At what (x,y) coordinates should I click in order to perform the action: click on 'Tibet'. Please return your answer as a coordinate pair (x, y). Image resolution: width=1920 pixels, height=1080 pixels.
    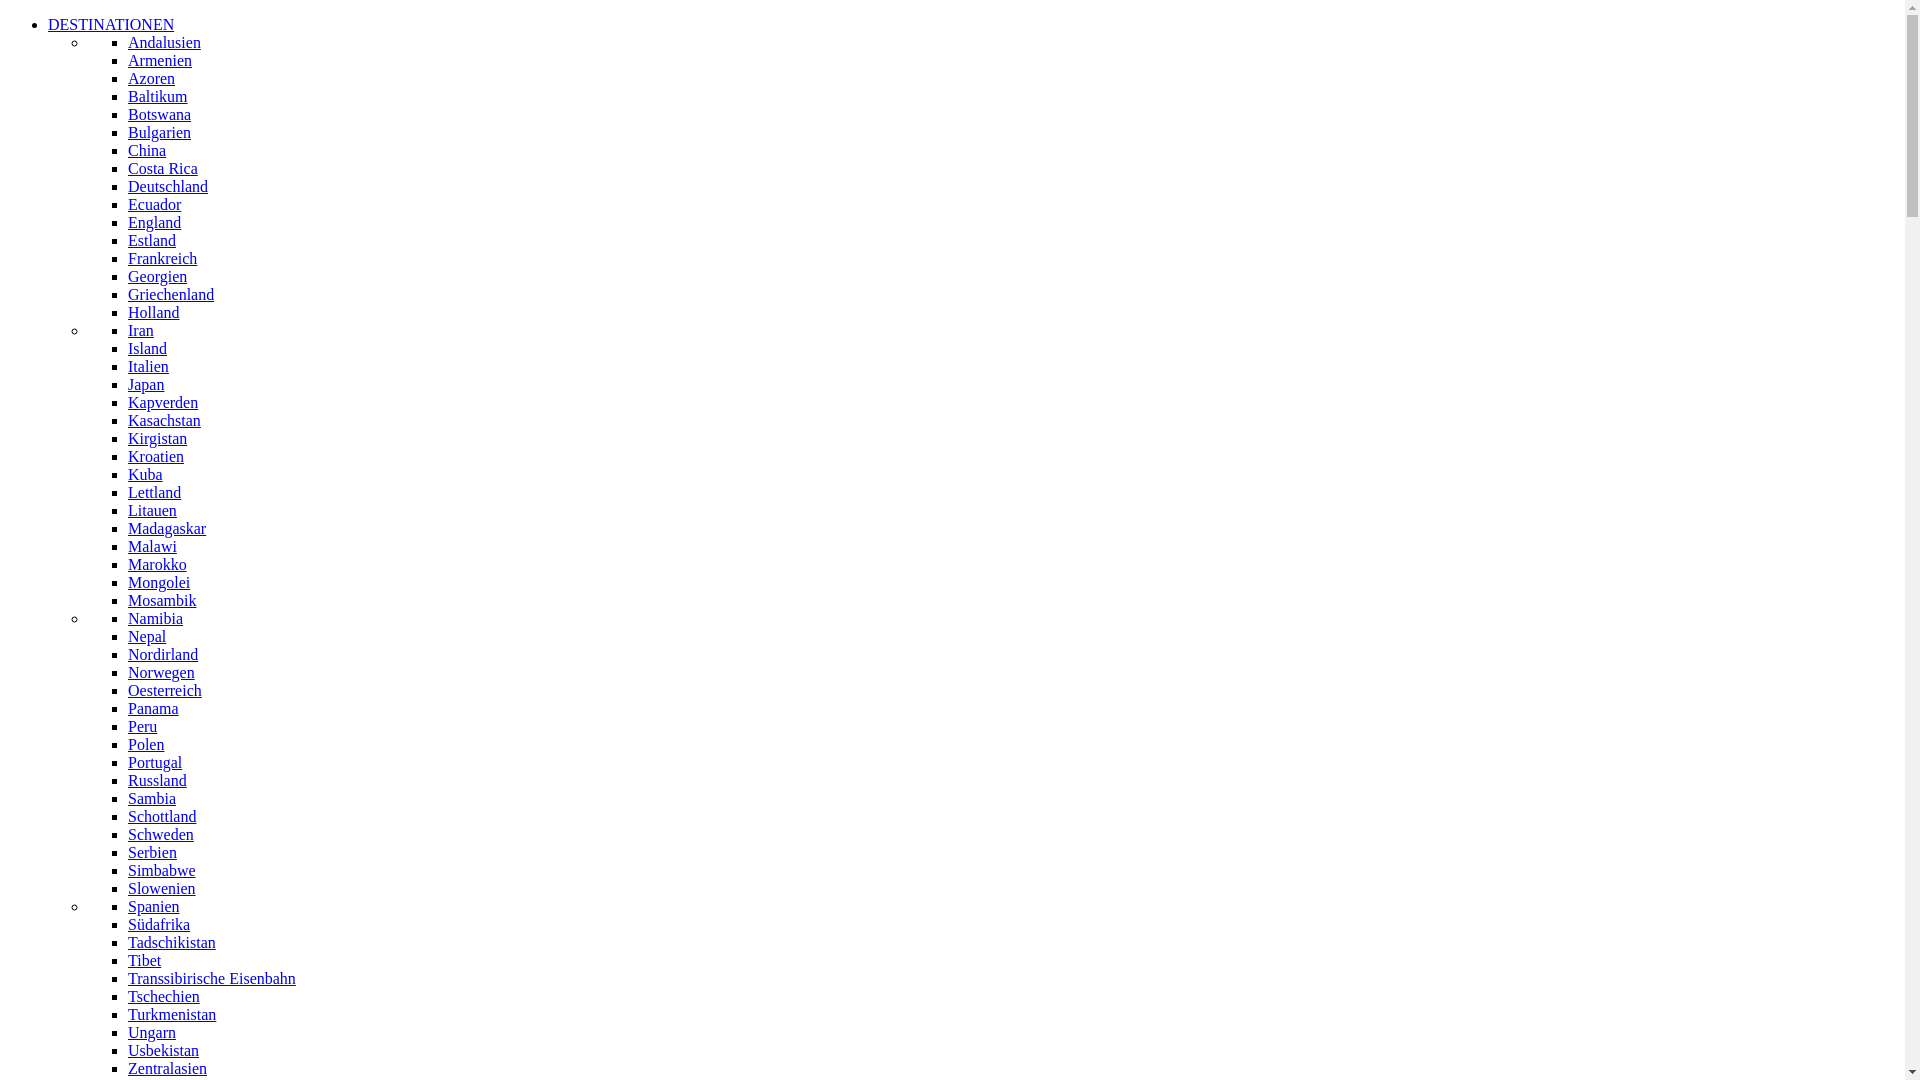
    Looking at the image, I should click on (127, 959).